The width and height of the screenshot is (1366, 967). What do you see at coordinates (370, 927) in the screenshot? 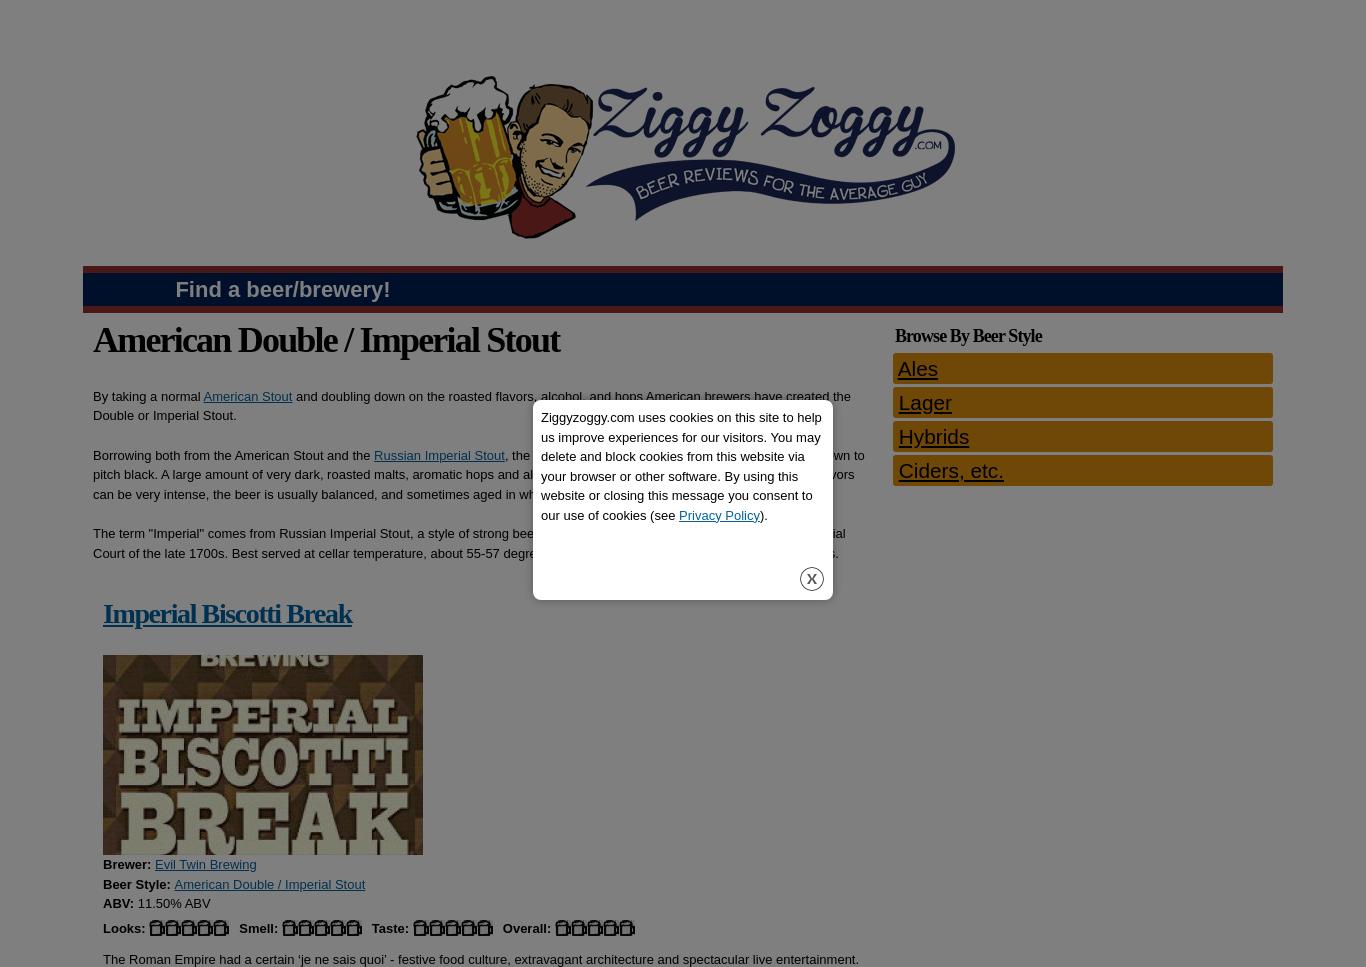
I see `'Taste:'` at bounding box center [370, 927].